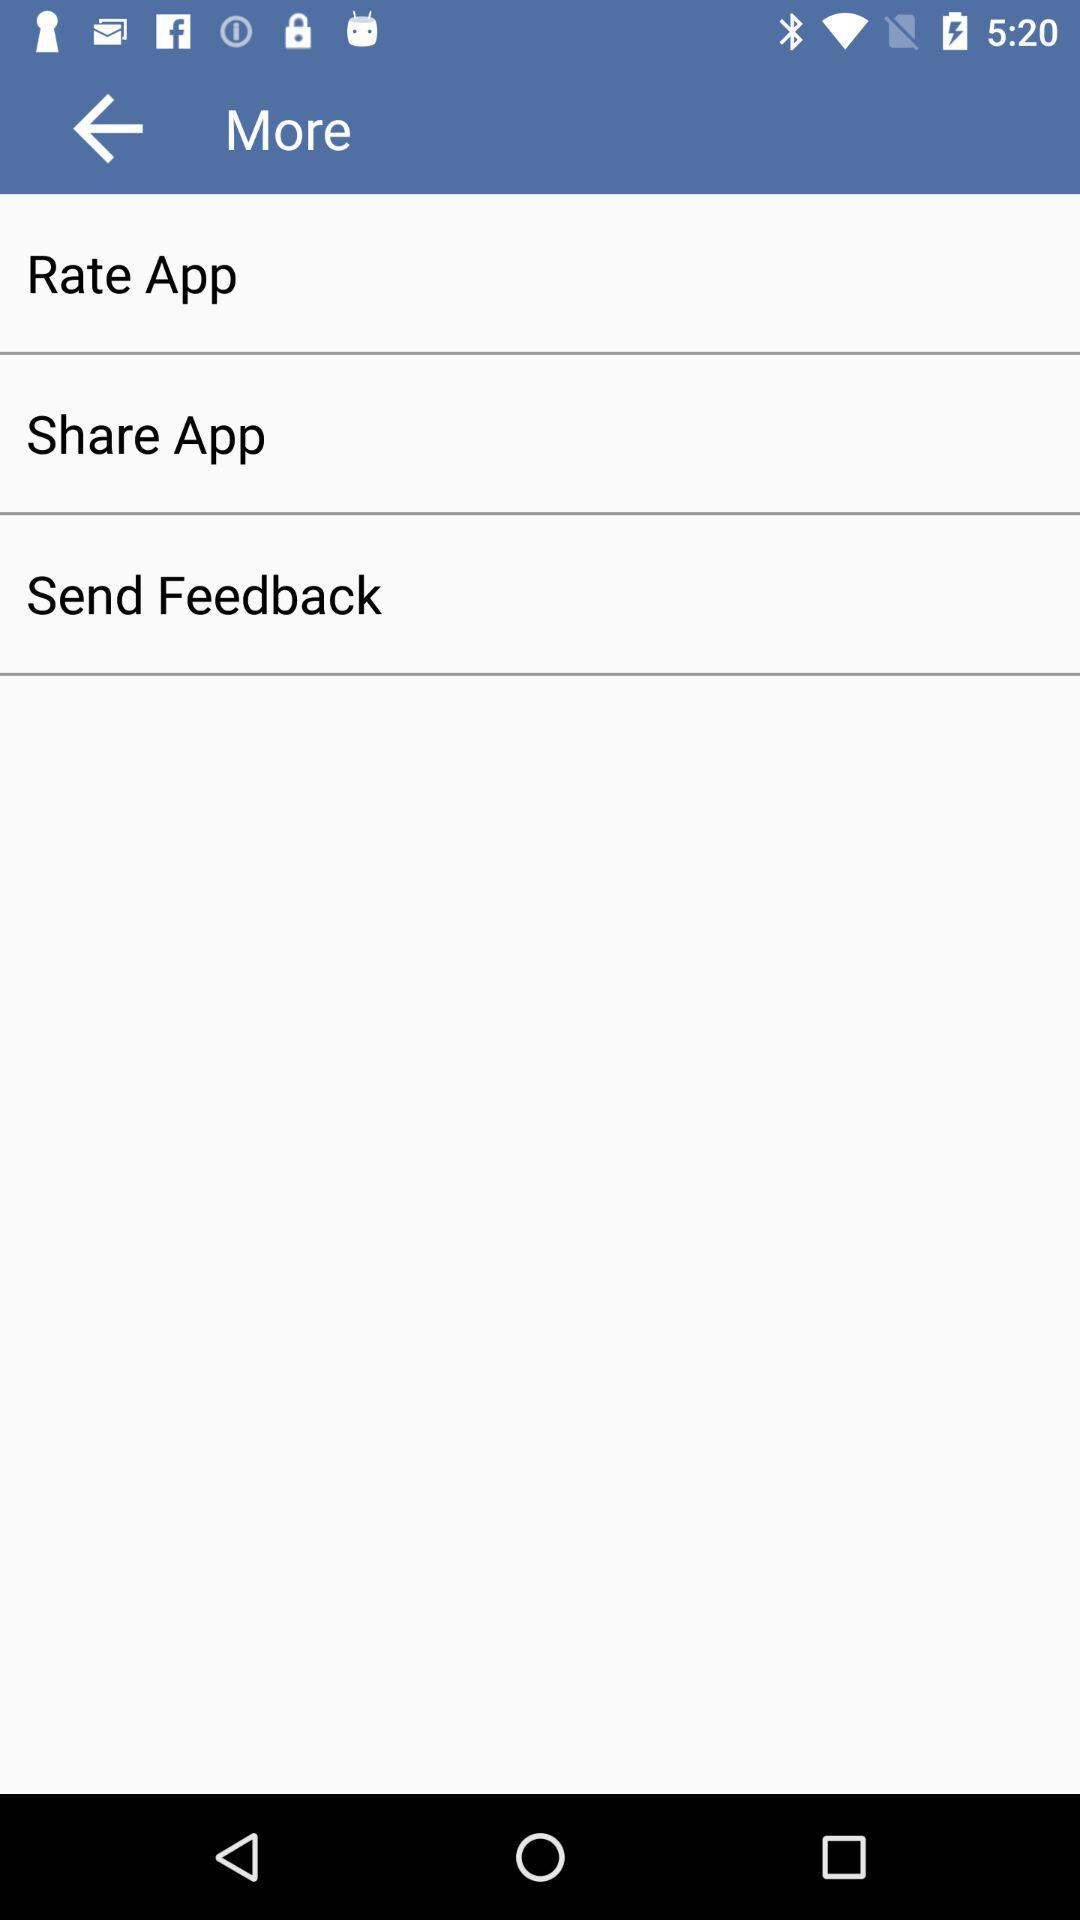 Image resolution: width=1080 pixels, height=1920 pixels. What do you see at coordinates (108, 127) in the screenshot?
I see `icon to the left of more app` at bounding box center [108, 127].